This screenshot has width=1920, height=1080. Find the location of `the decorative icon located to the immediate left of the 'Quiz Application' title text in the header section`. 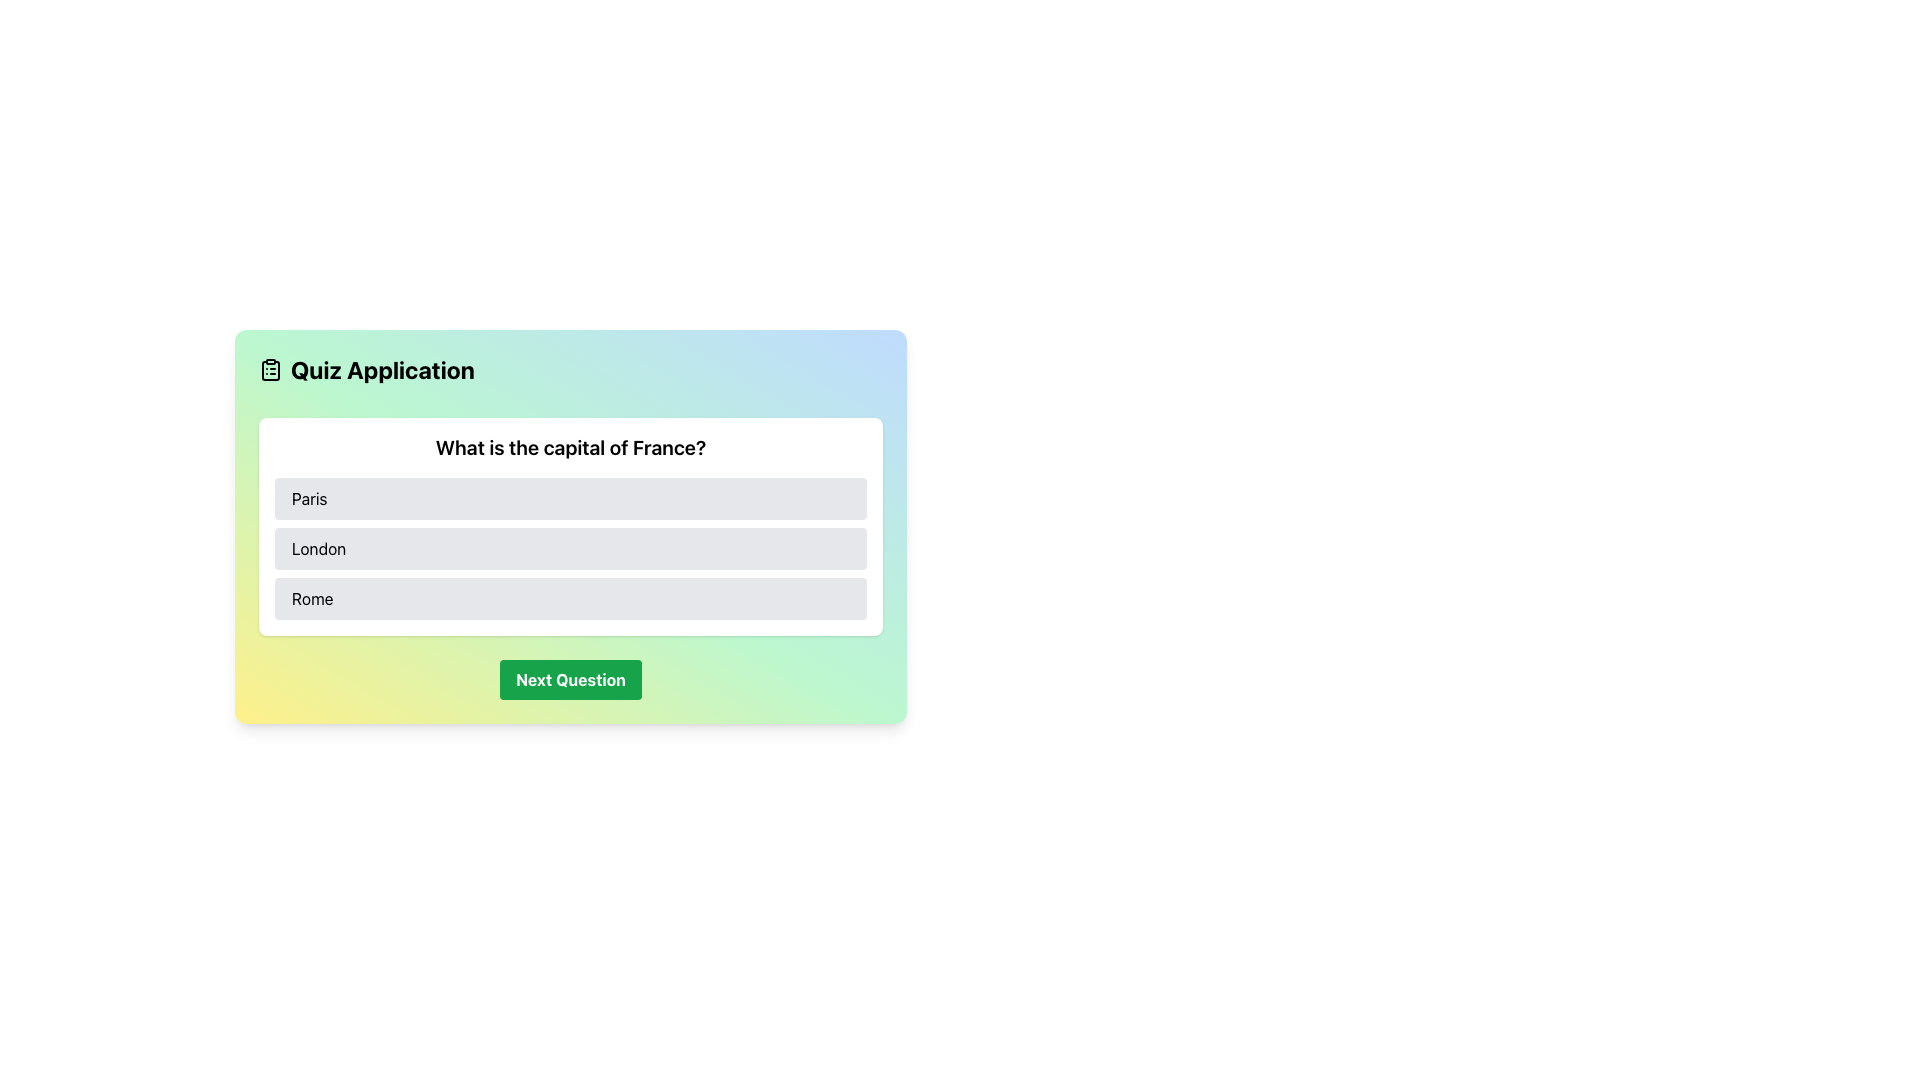

the decorative icon located to the immediate left of the 'Quiz Application' title text in the header section is located at coordinates (269, 370).